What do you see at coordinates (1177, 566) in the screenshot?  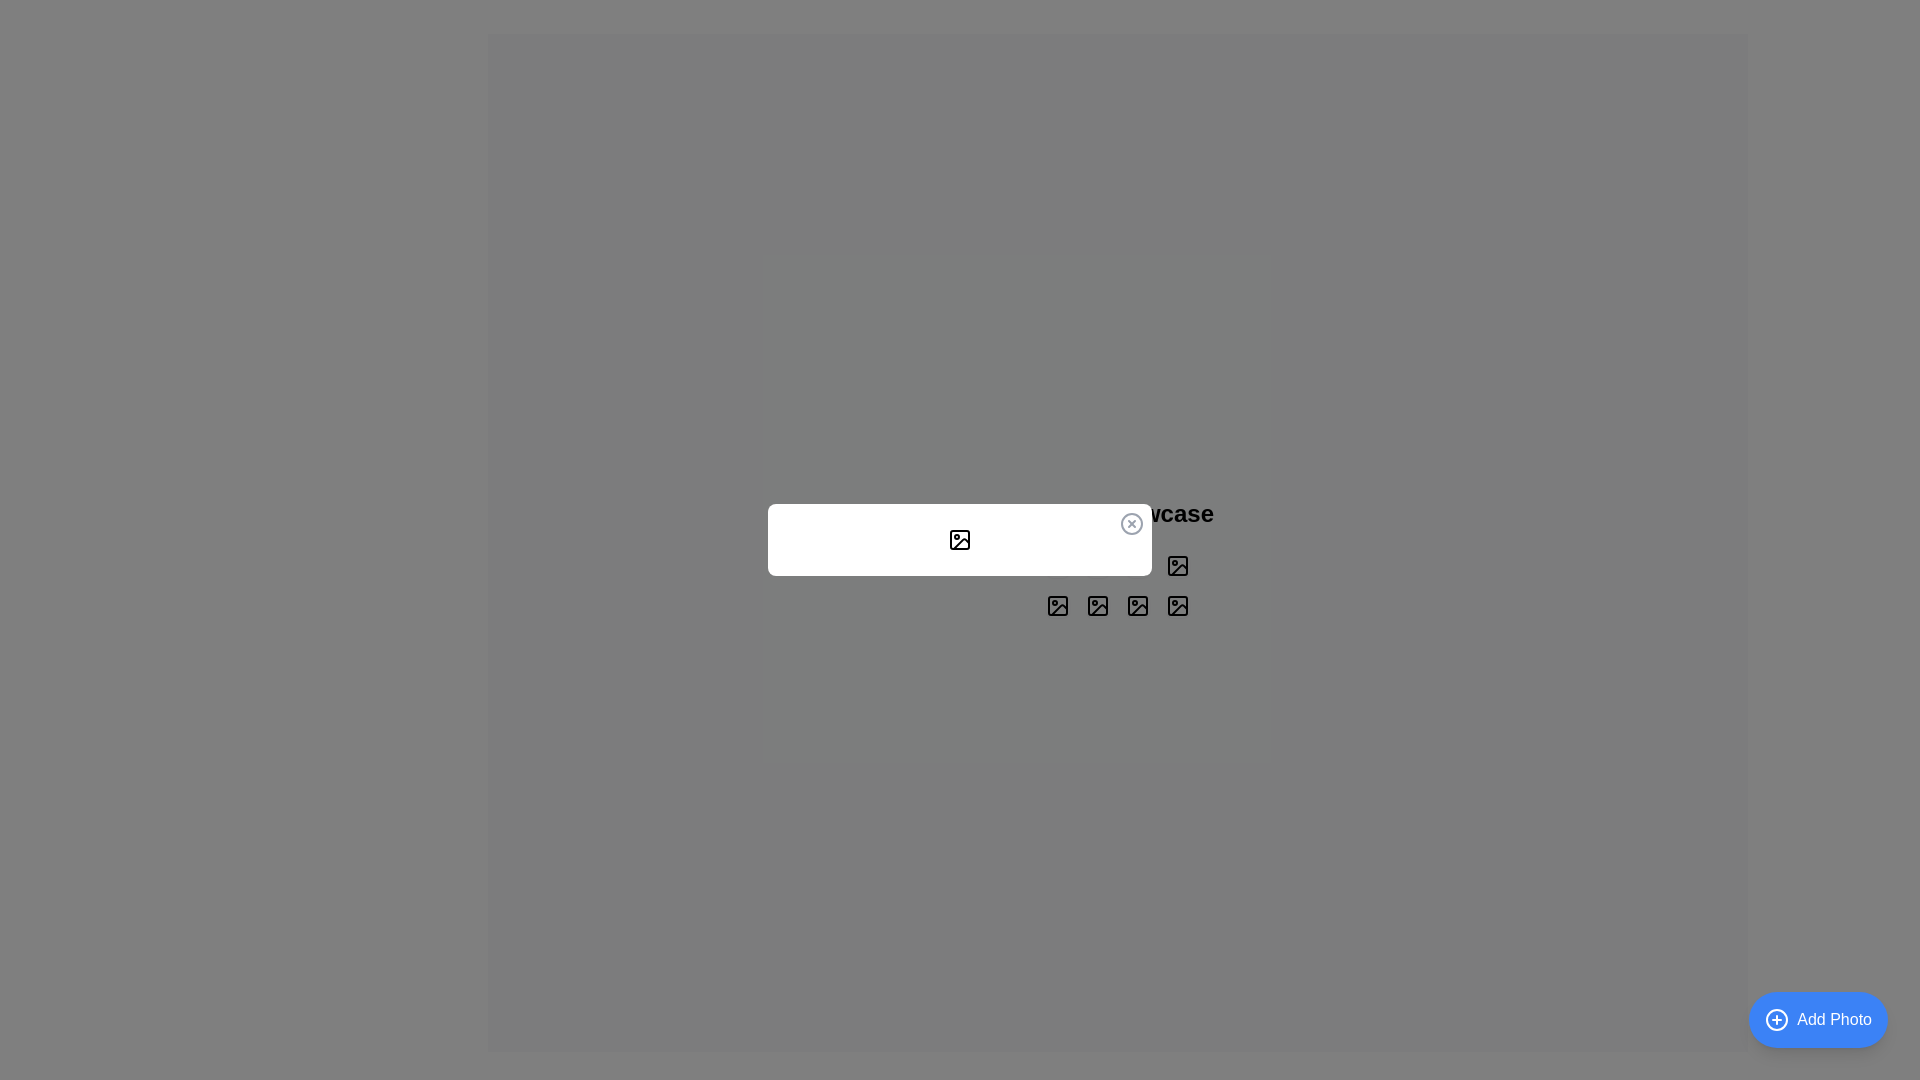 I see `the circular magnifying glass icon with a plus symbol in its center to zoom in` at bounding box center [1177, 566].